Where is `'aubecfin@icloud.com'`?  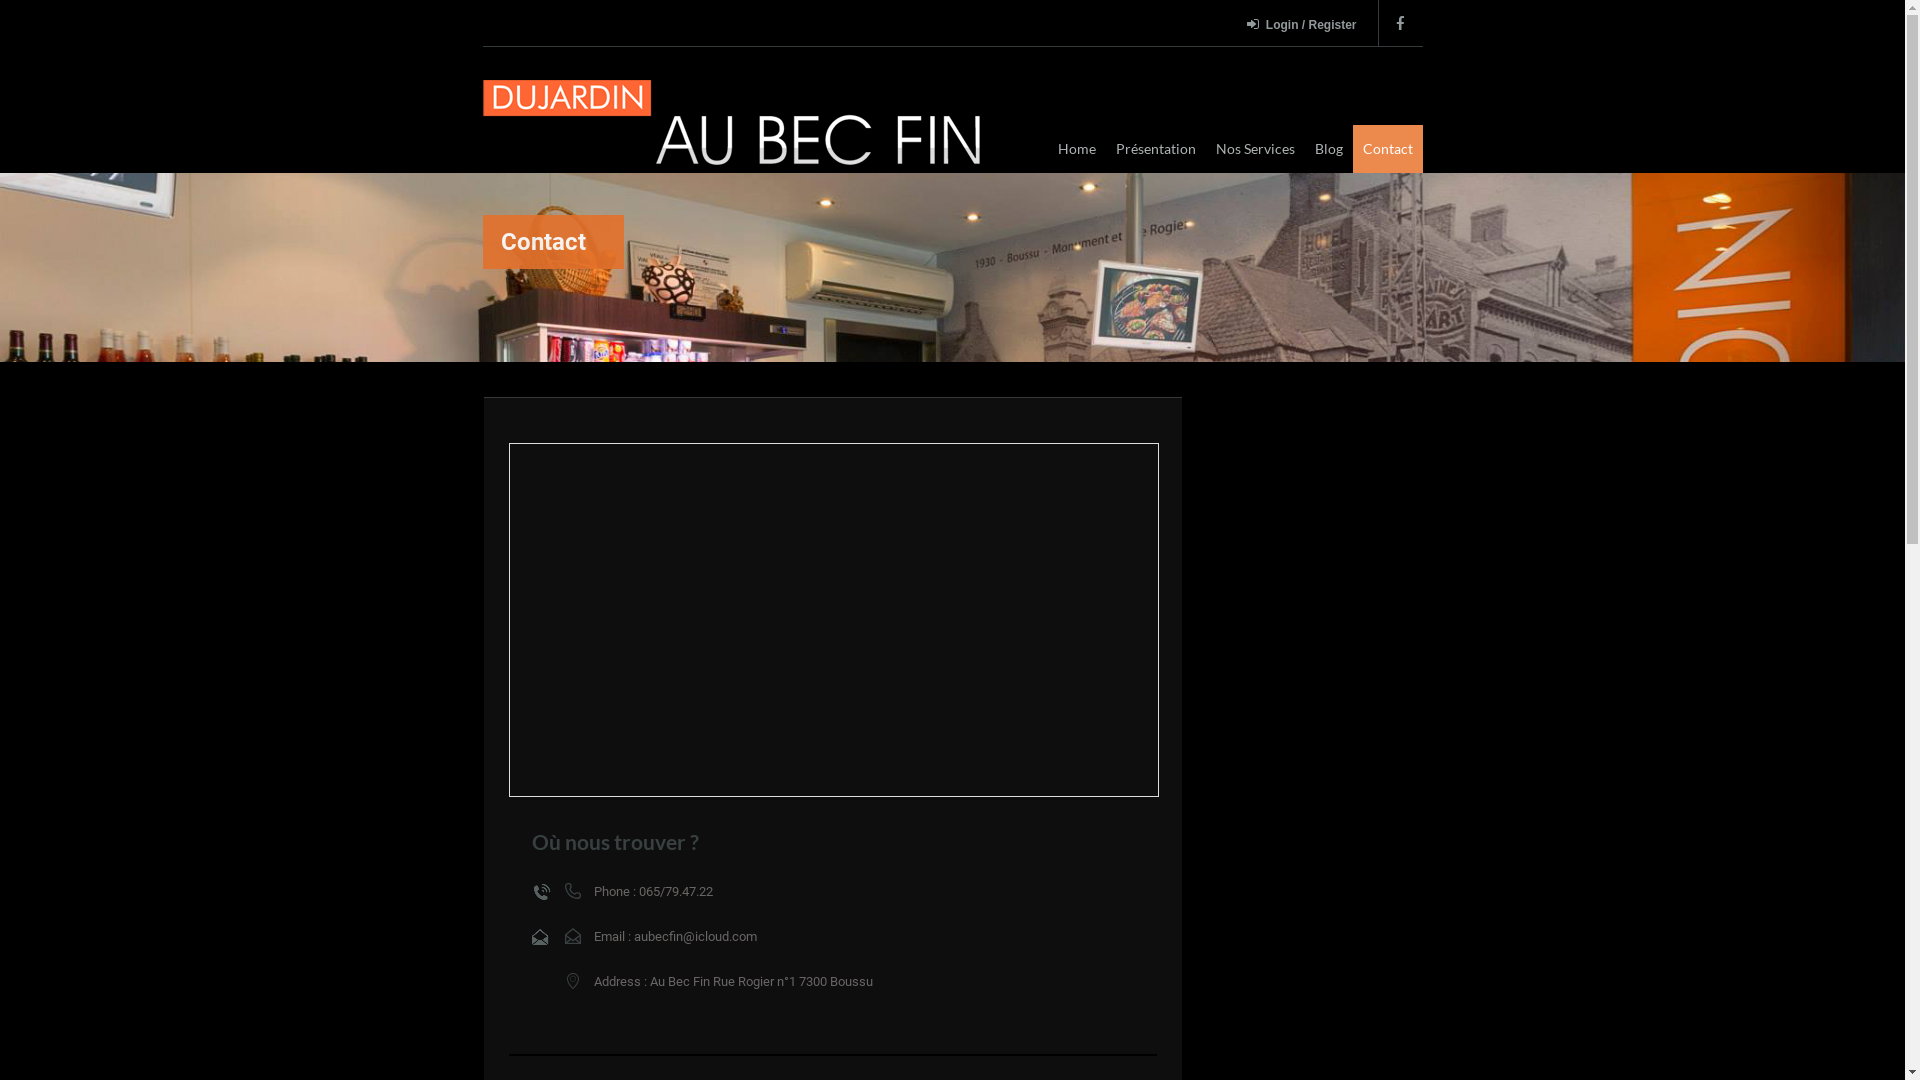 'aubecfin@icloud.com' is located at coordinates (632, 936).